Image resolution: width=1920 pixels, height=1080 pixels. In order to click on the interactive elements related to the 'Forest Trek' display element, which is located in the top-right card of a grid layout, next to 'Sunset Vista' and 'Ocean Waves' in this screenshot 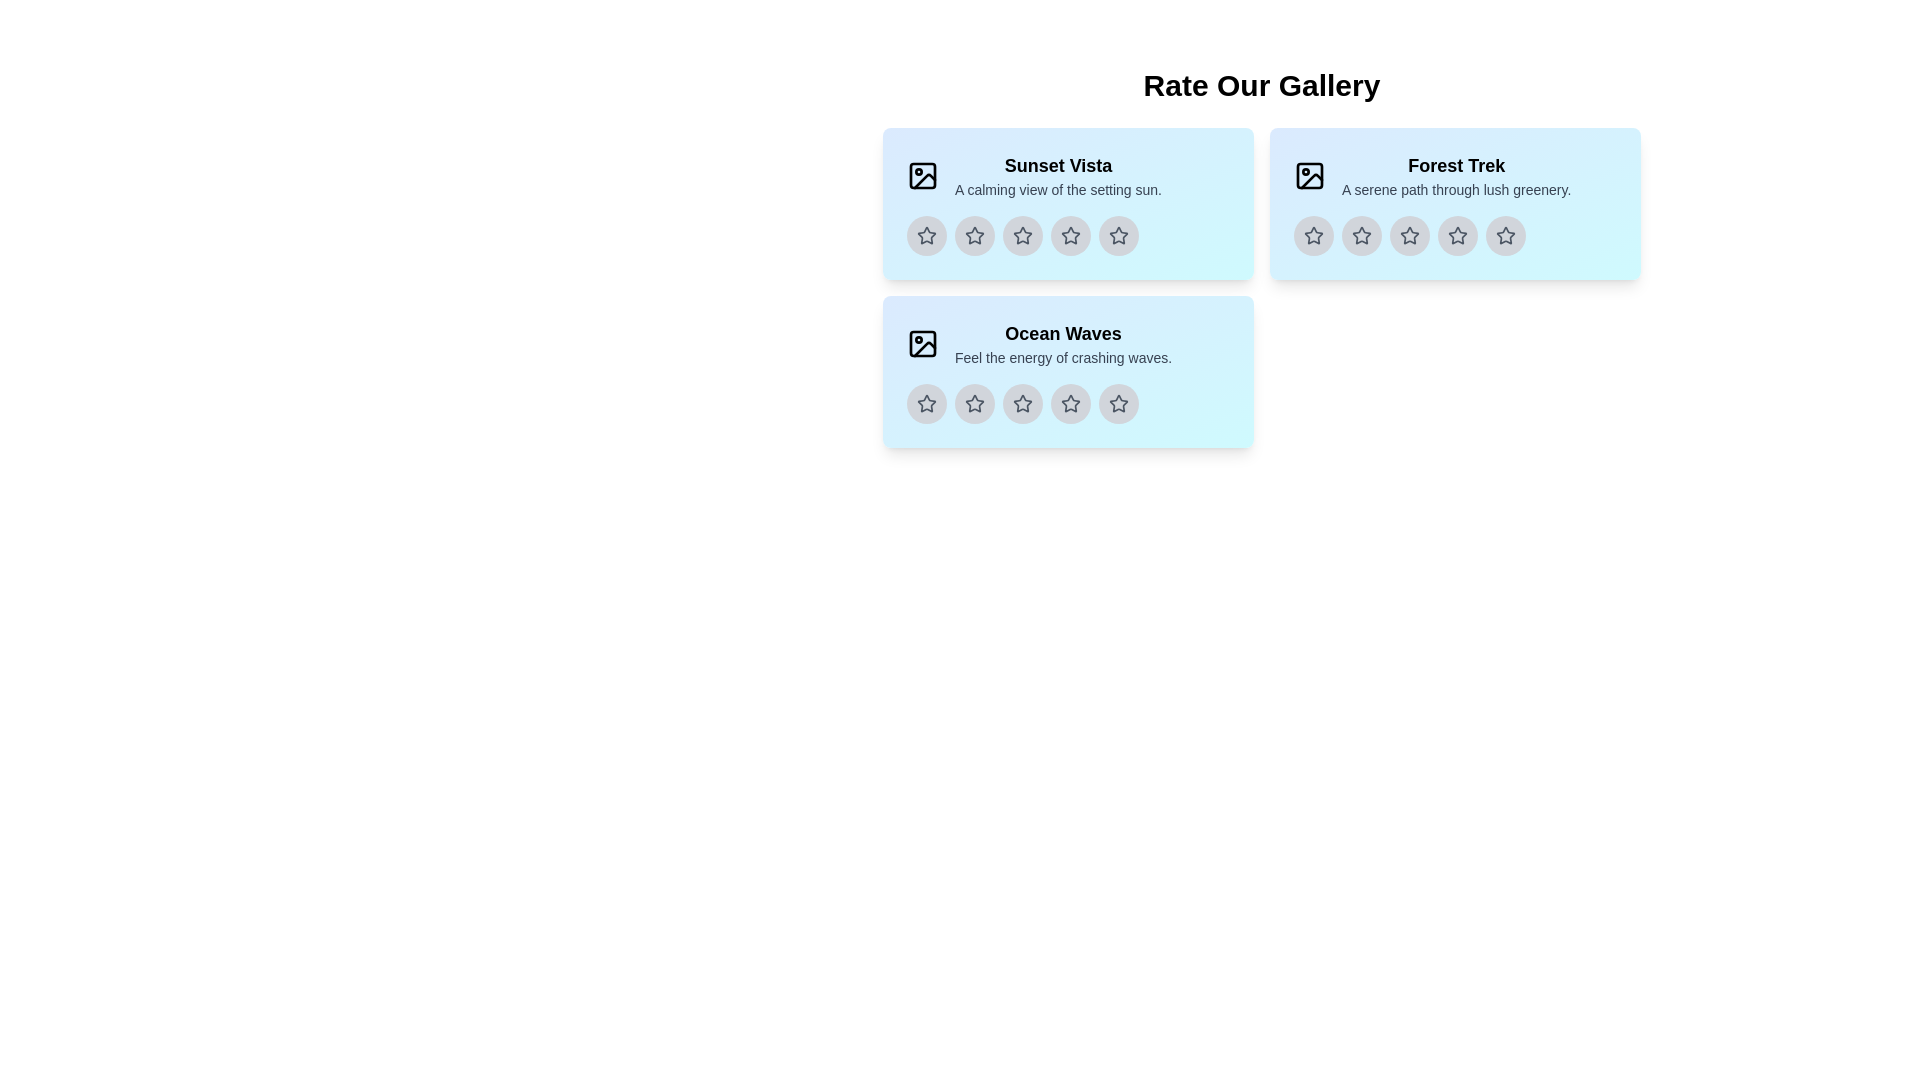, I will do `click(1456, 175)`.